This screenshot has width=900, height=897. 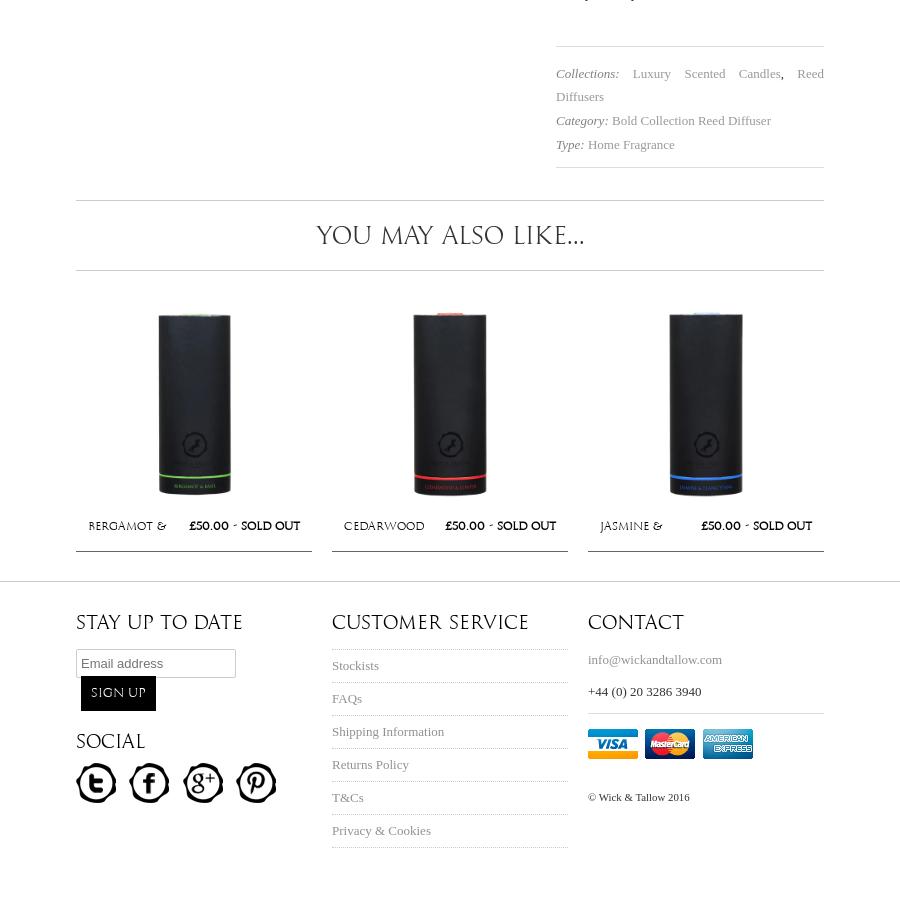 I want to click on 'Category:', so click(x=582, y=119).